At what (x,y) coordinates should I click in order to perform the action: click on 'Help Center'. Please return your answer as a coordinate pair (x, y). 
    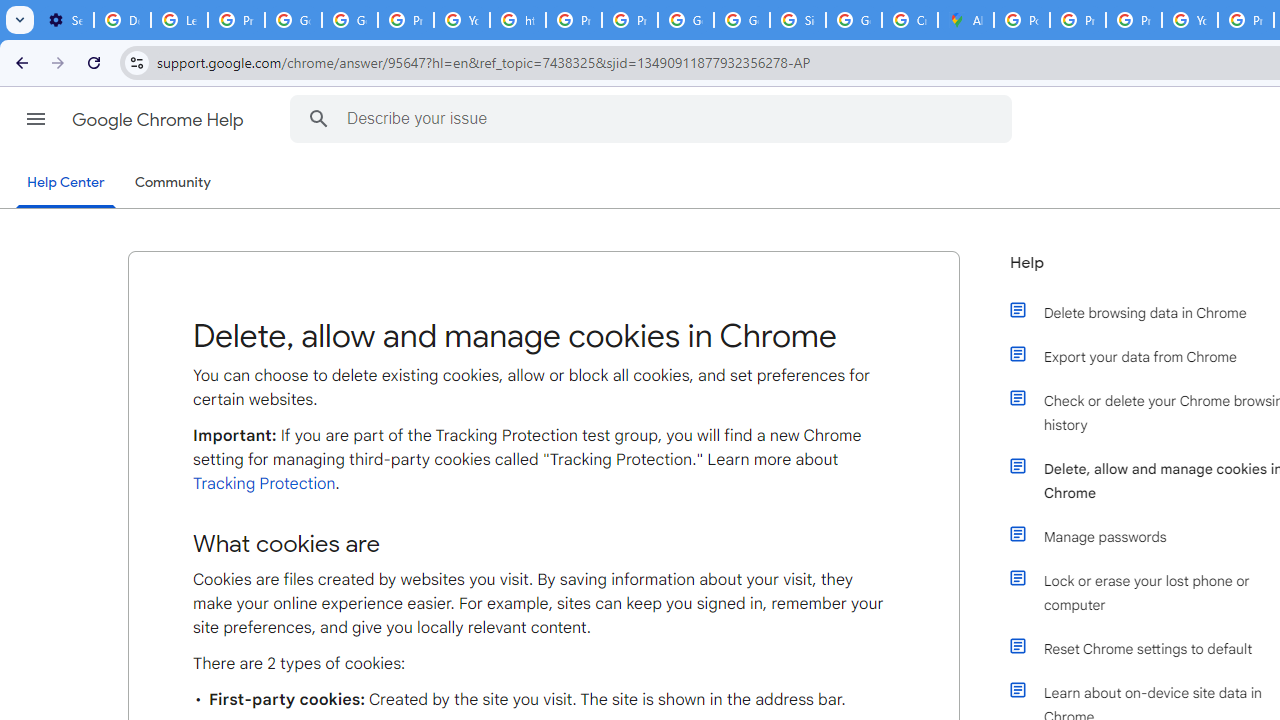
    Looking at the image, I should click on (65, 183).